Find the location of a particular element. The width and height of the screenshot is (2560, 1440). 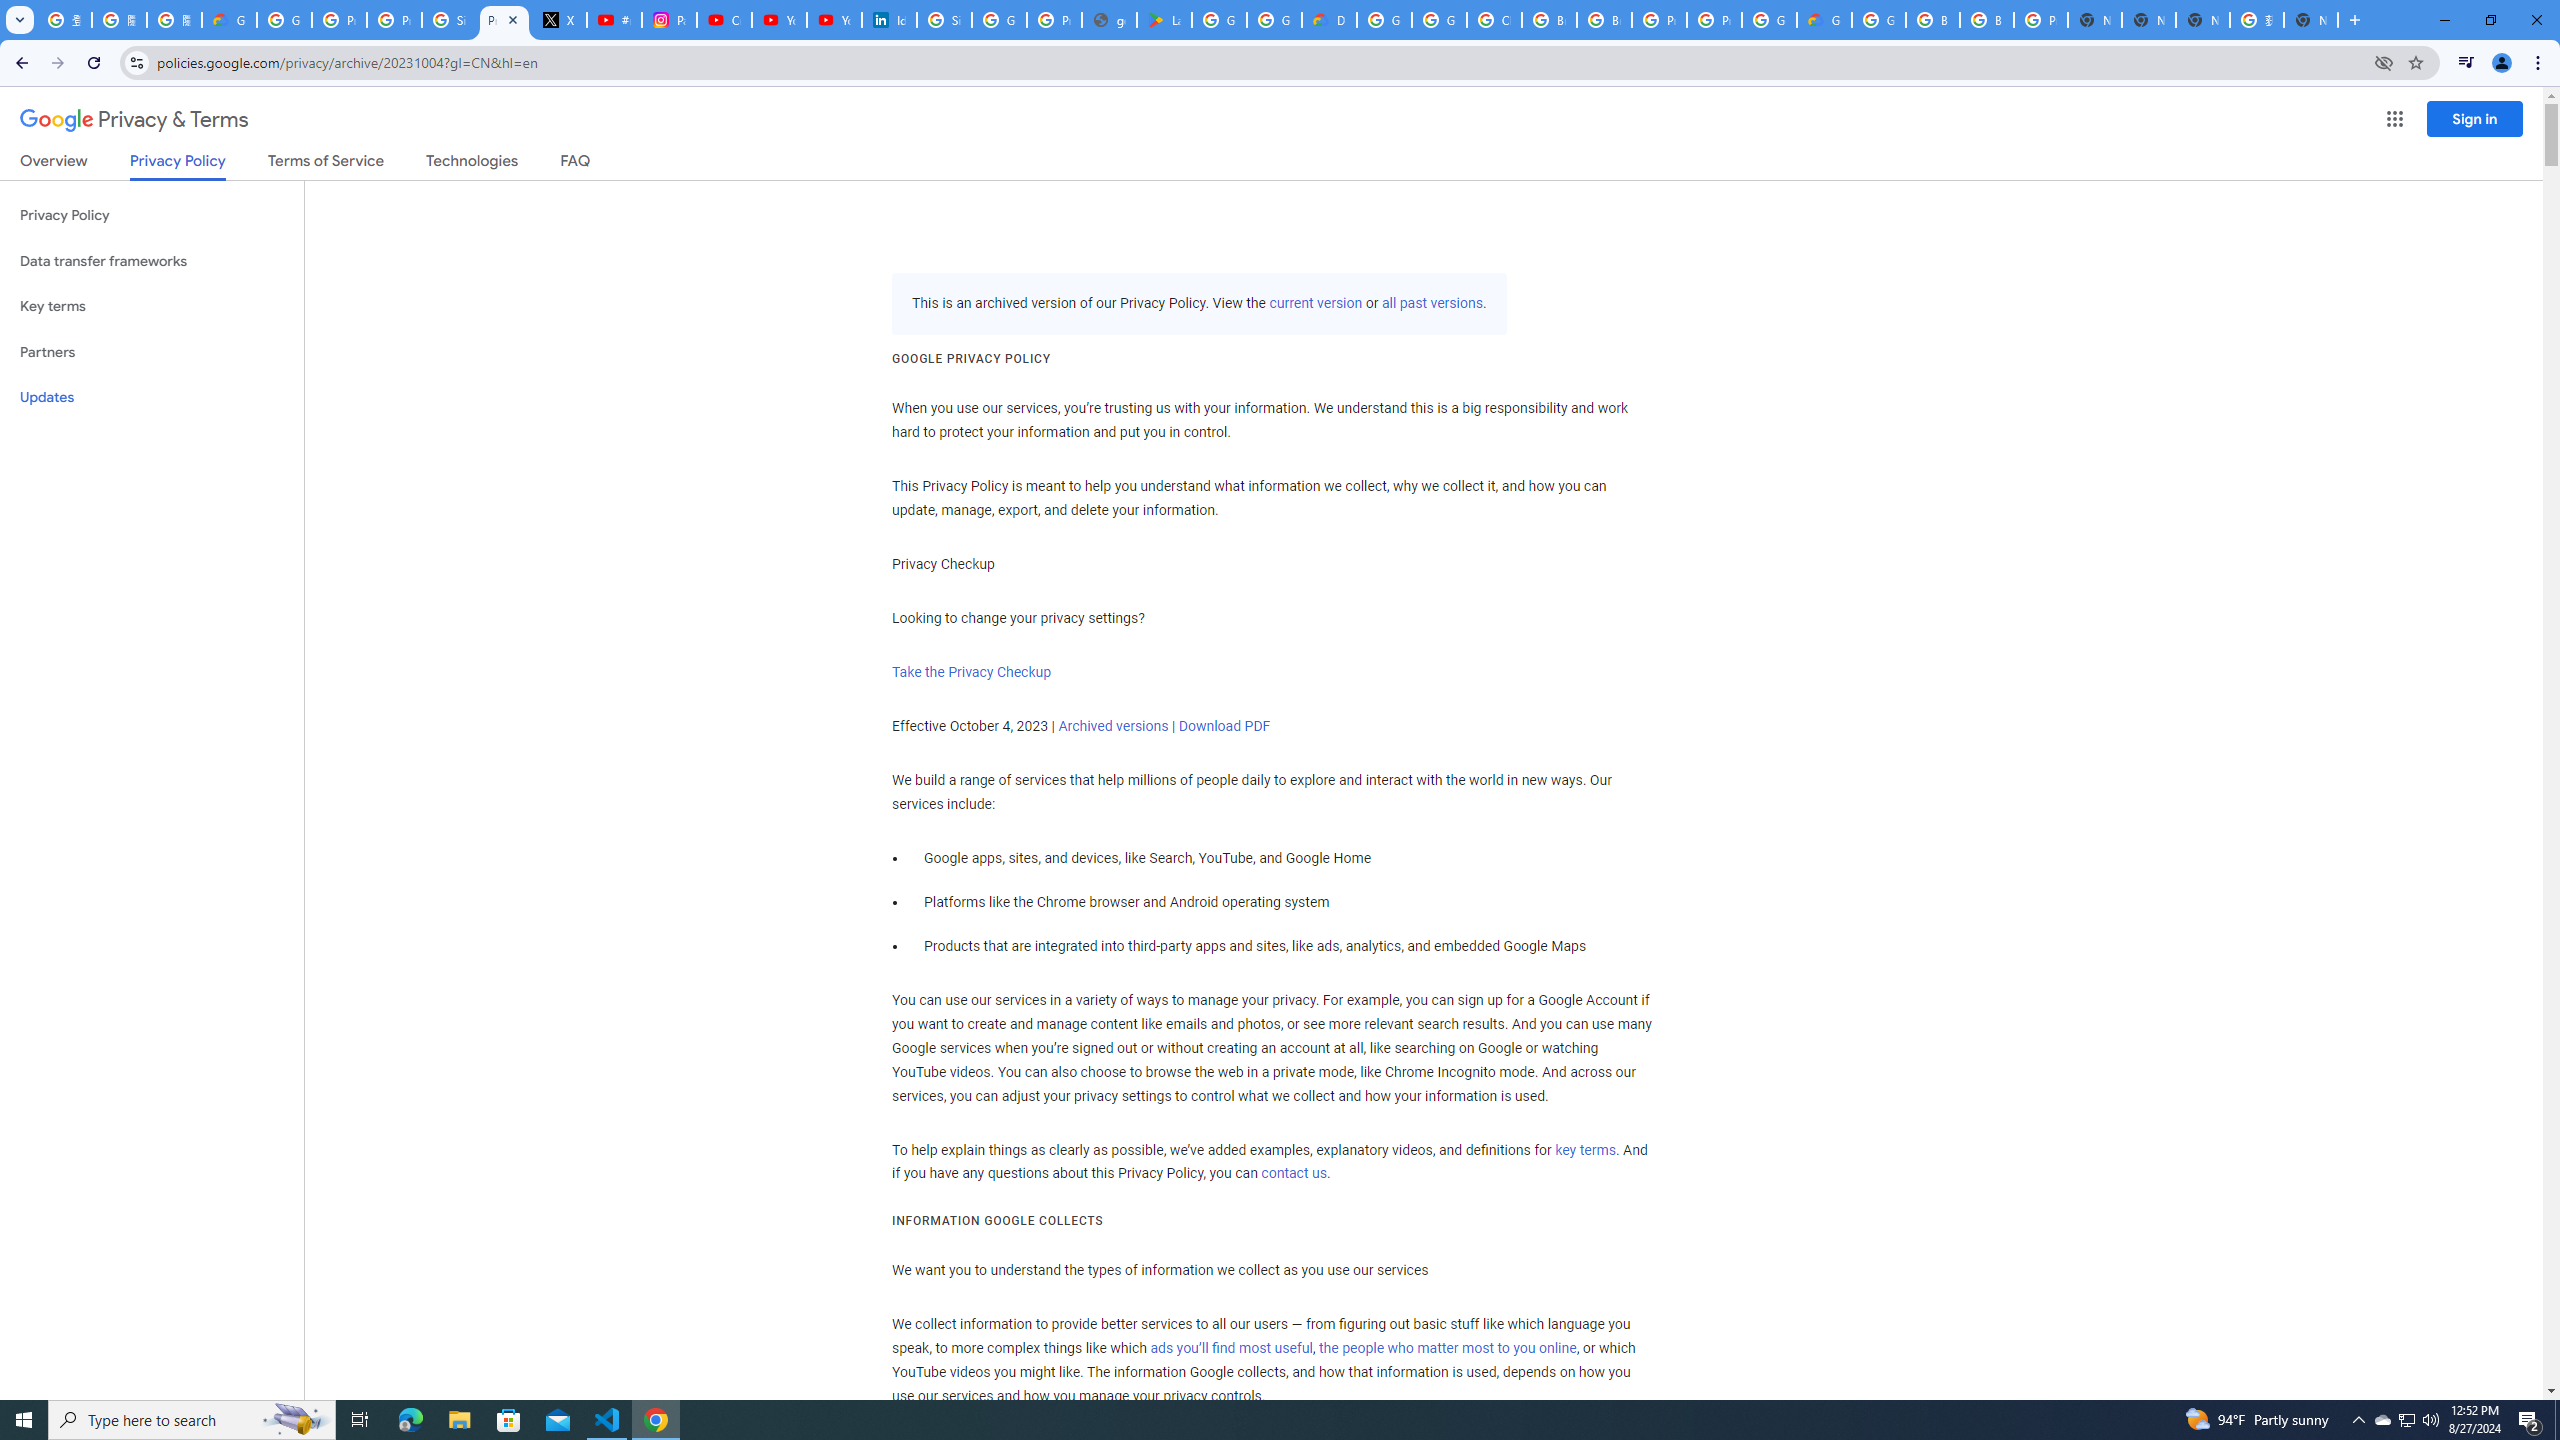

'key terms' is located at coordinates (1583, 1148).